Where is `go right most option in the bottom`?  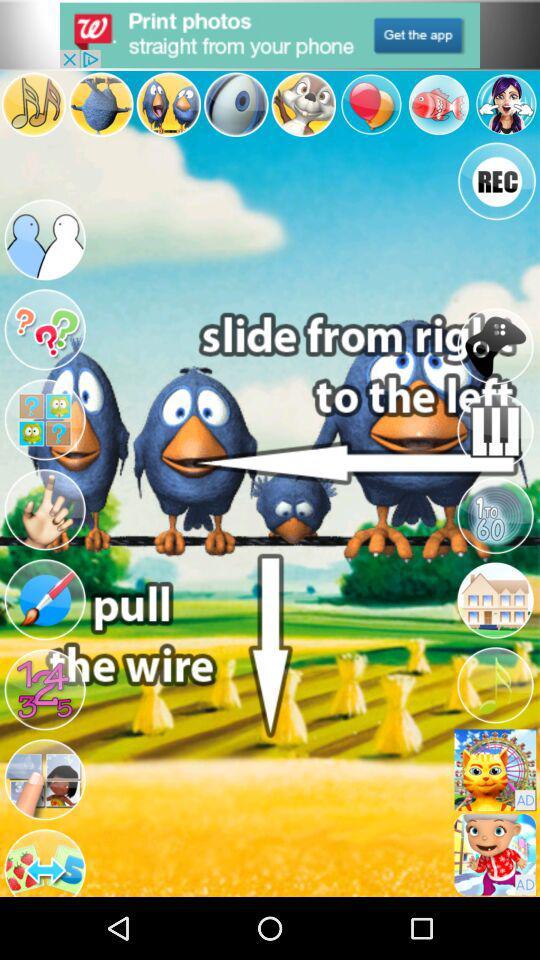
go right most option in the bottom is located at coordinates (494, 853).